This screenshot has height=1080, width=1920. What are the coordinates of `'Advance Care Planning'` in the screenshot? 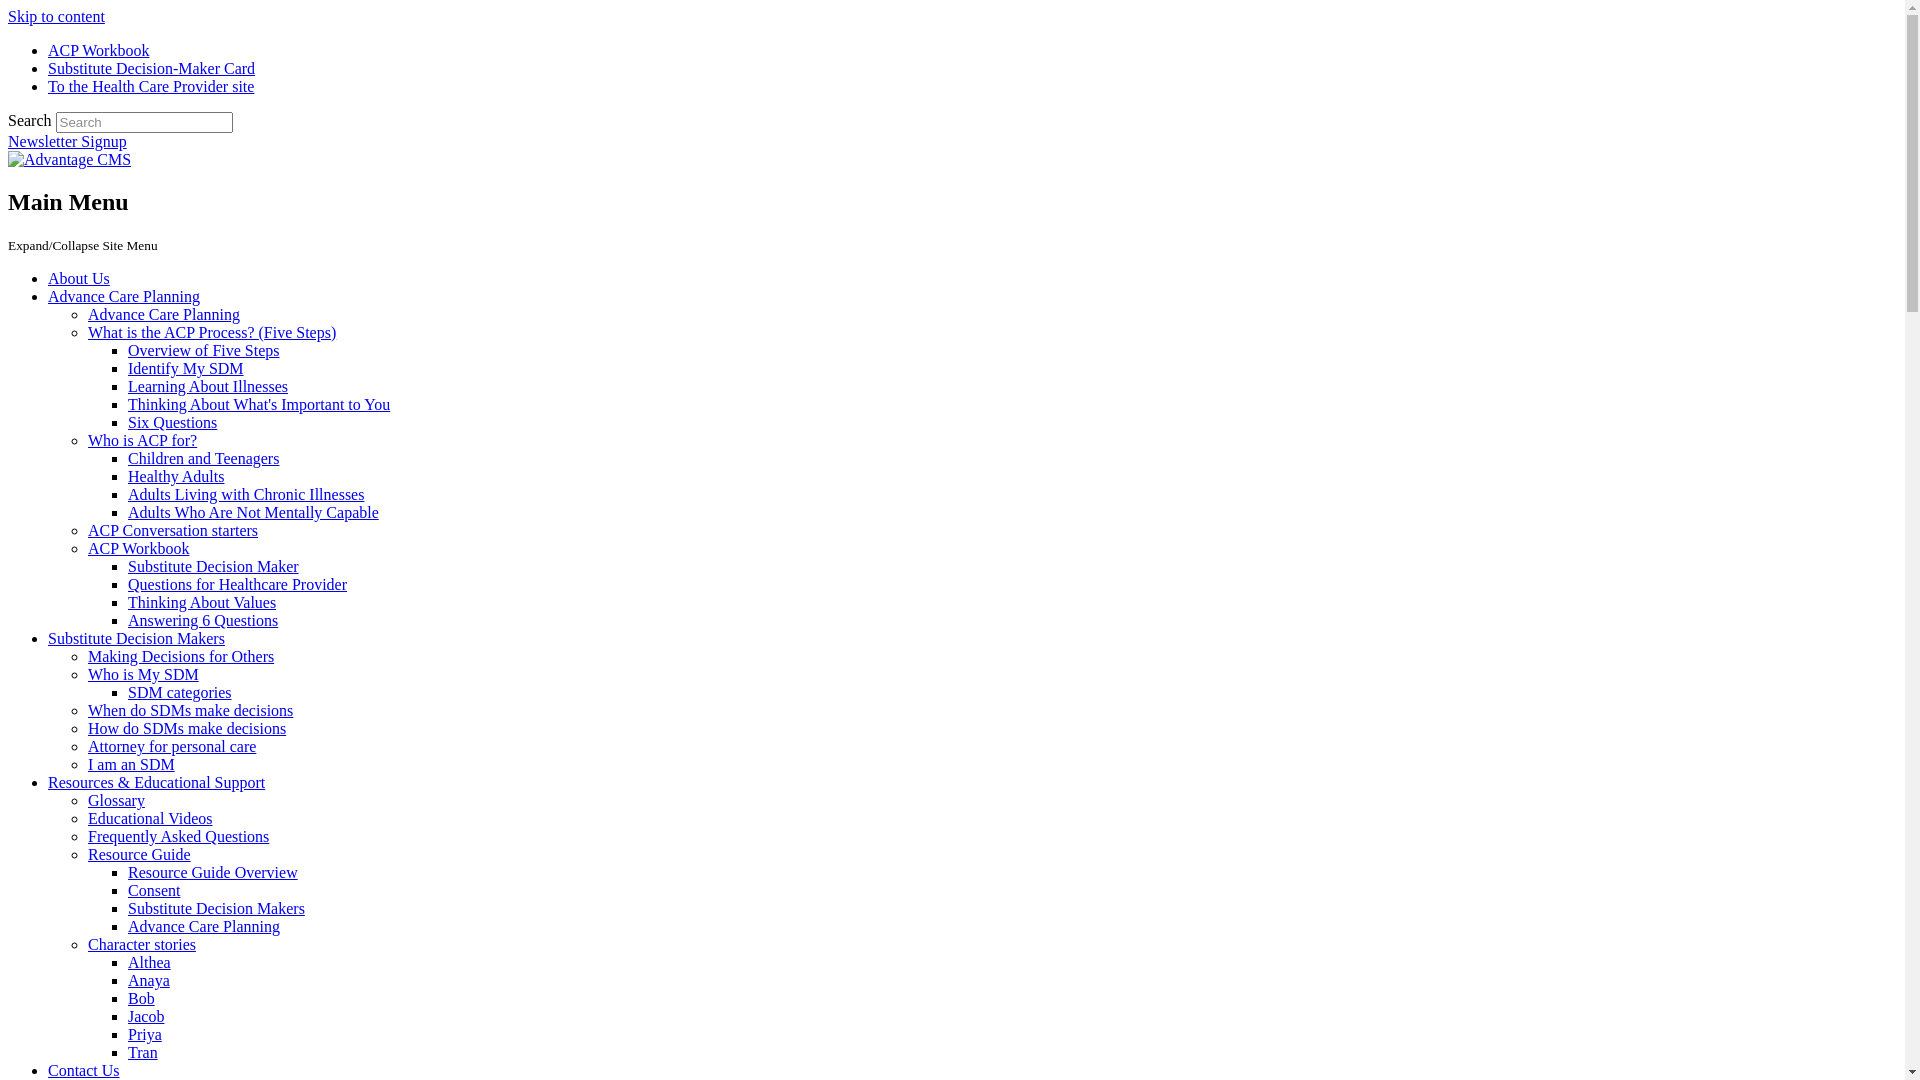 It's located at (123, 296).